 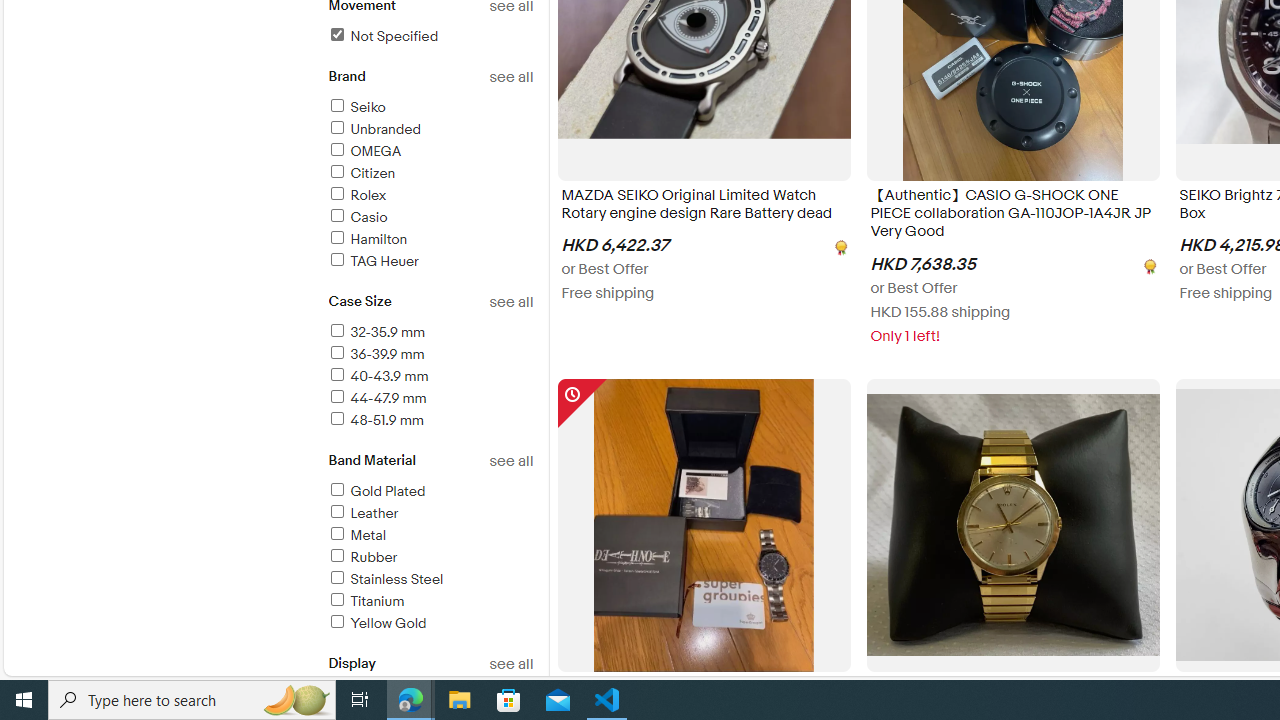 I want to click on 'Yellow Gold', so click(x=429, y=623).